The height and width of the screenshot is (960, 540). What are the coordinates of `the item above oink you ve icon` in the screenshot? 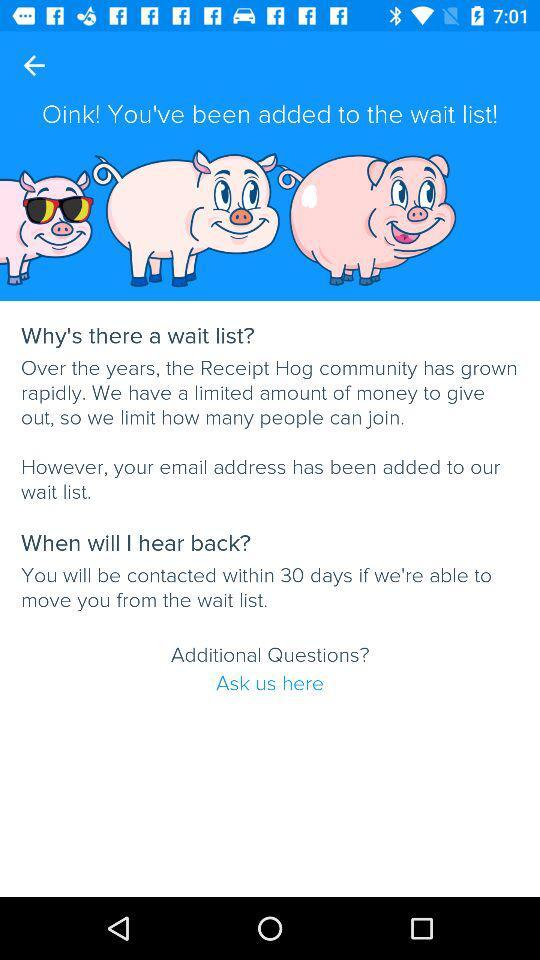 It's located at (33, 65).